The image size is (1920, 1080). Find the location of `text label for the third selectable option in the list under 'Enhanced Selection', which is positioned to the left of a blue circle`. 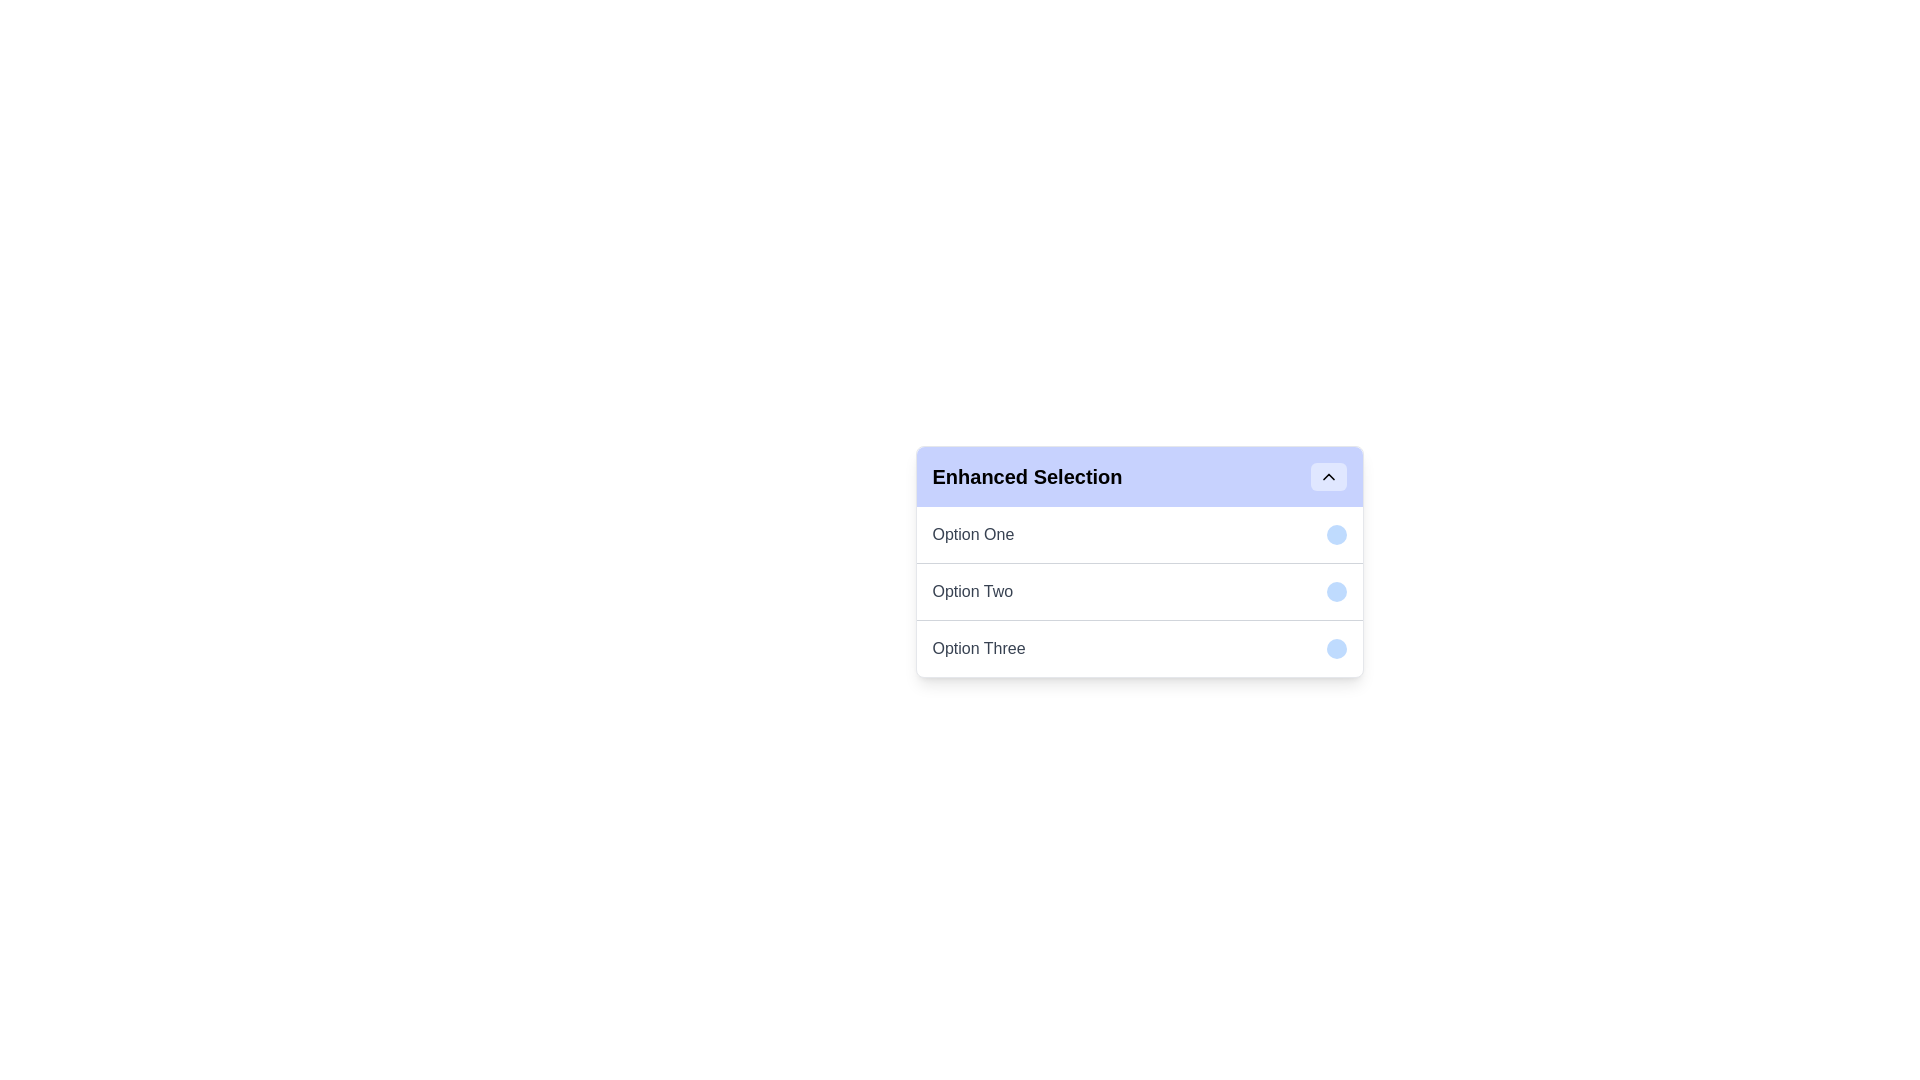

text label for the third selectable option in the list under 'Enhanced Selection', which is positioned to the left of a blue circle is located at coordinates (979, 648).